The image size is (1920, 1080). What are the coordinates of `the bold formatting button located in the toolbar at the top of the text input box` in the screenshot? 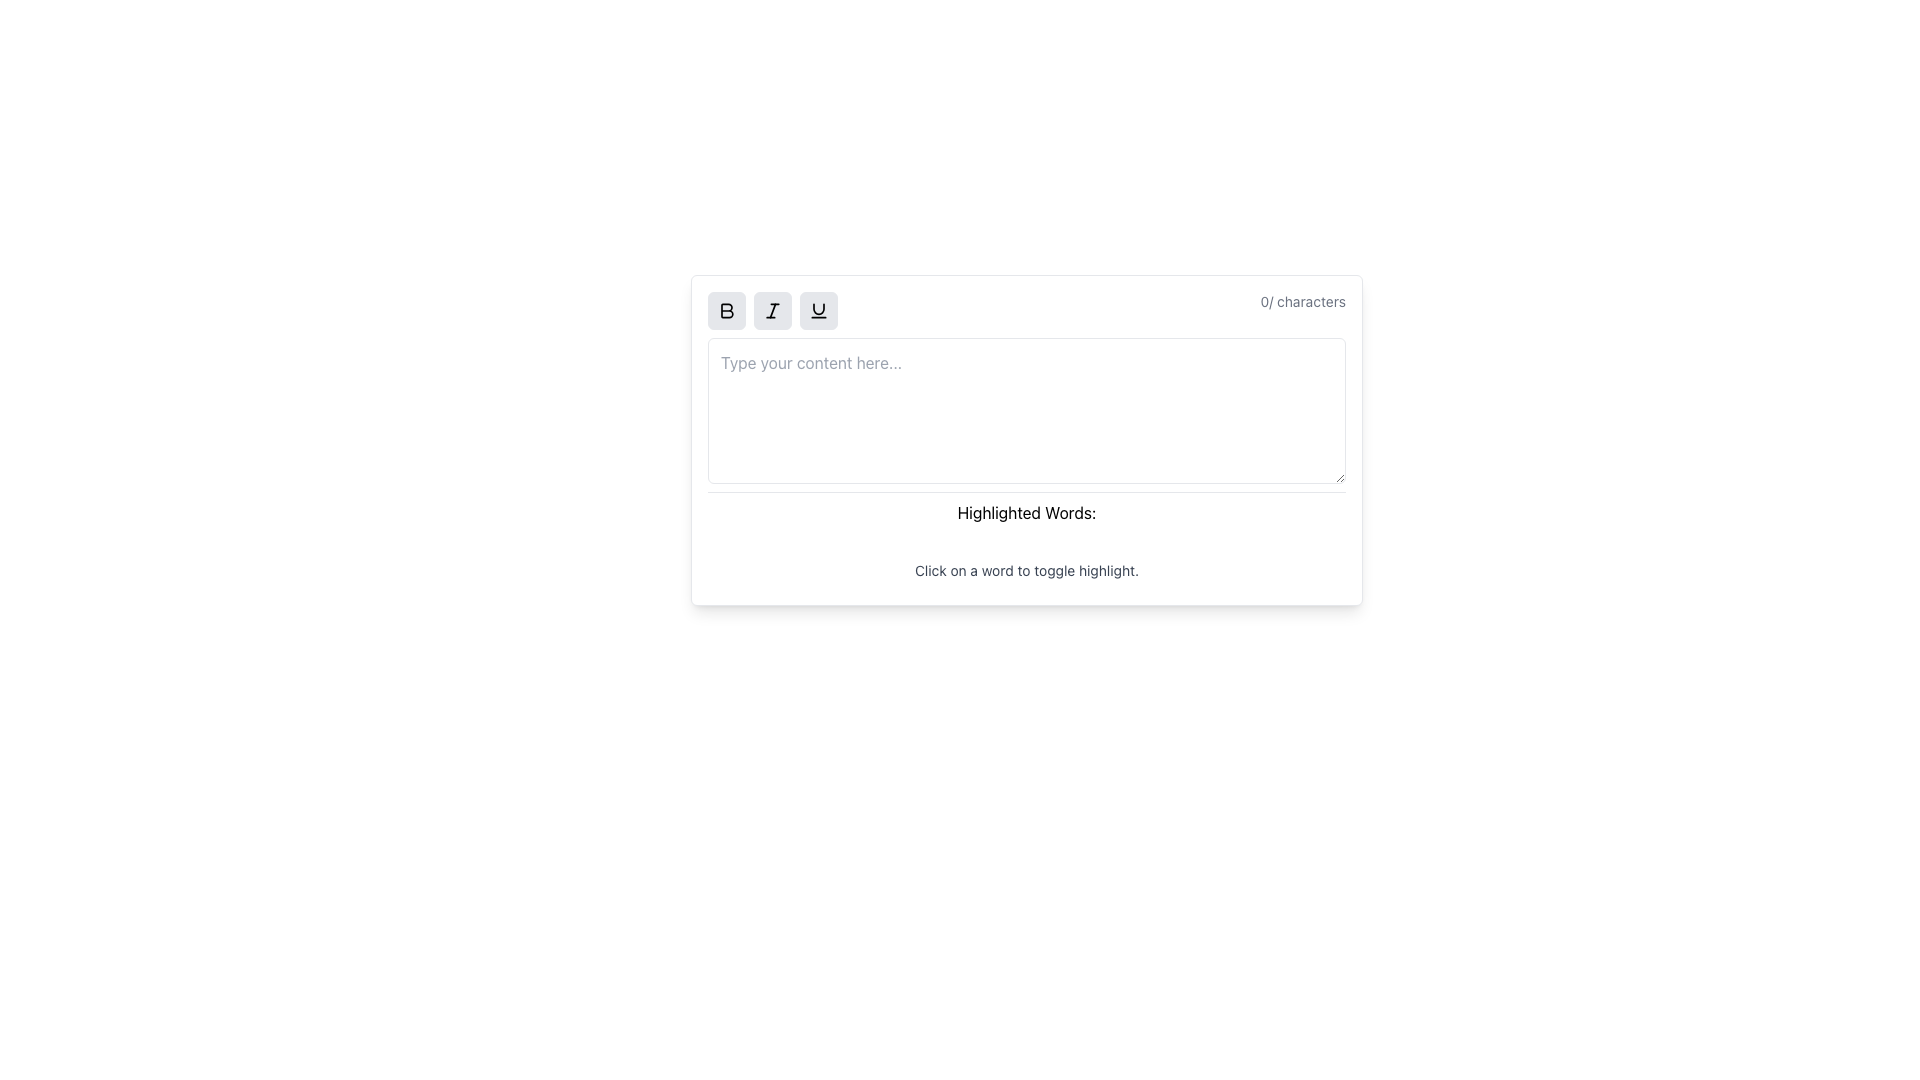 It's located at (725, 311).